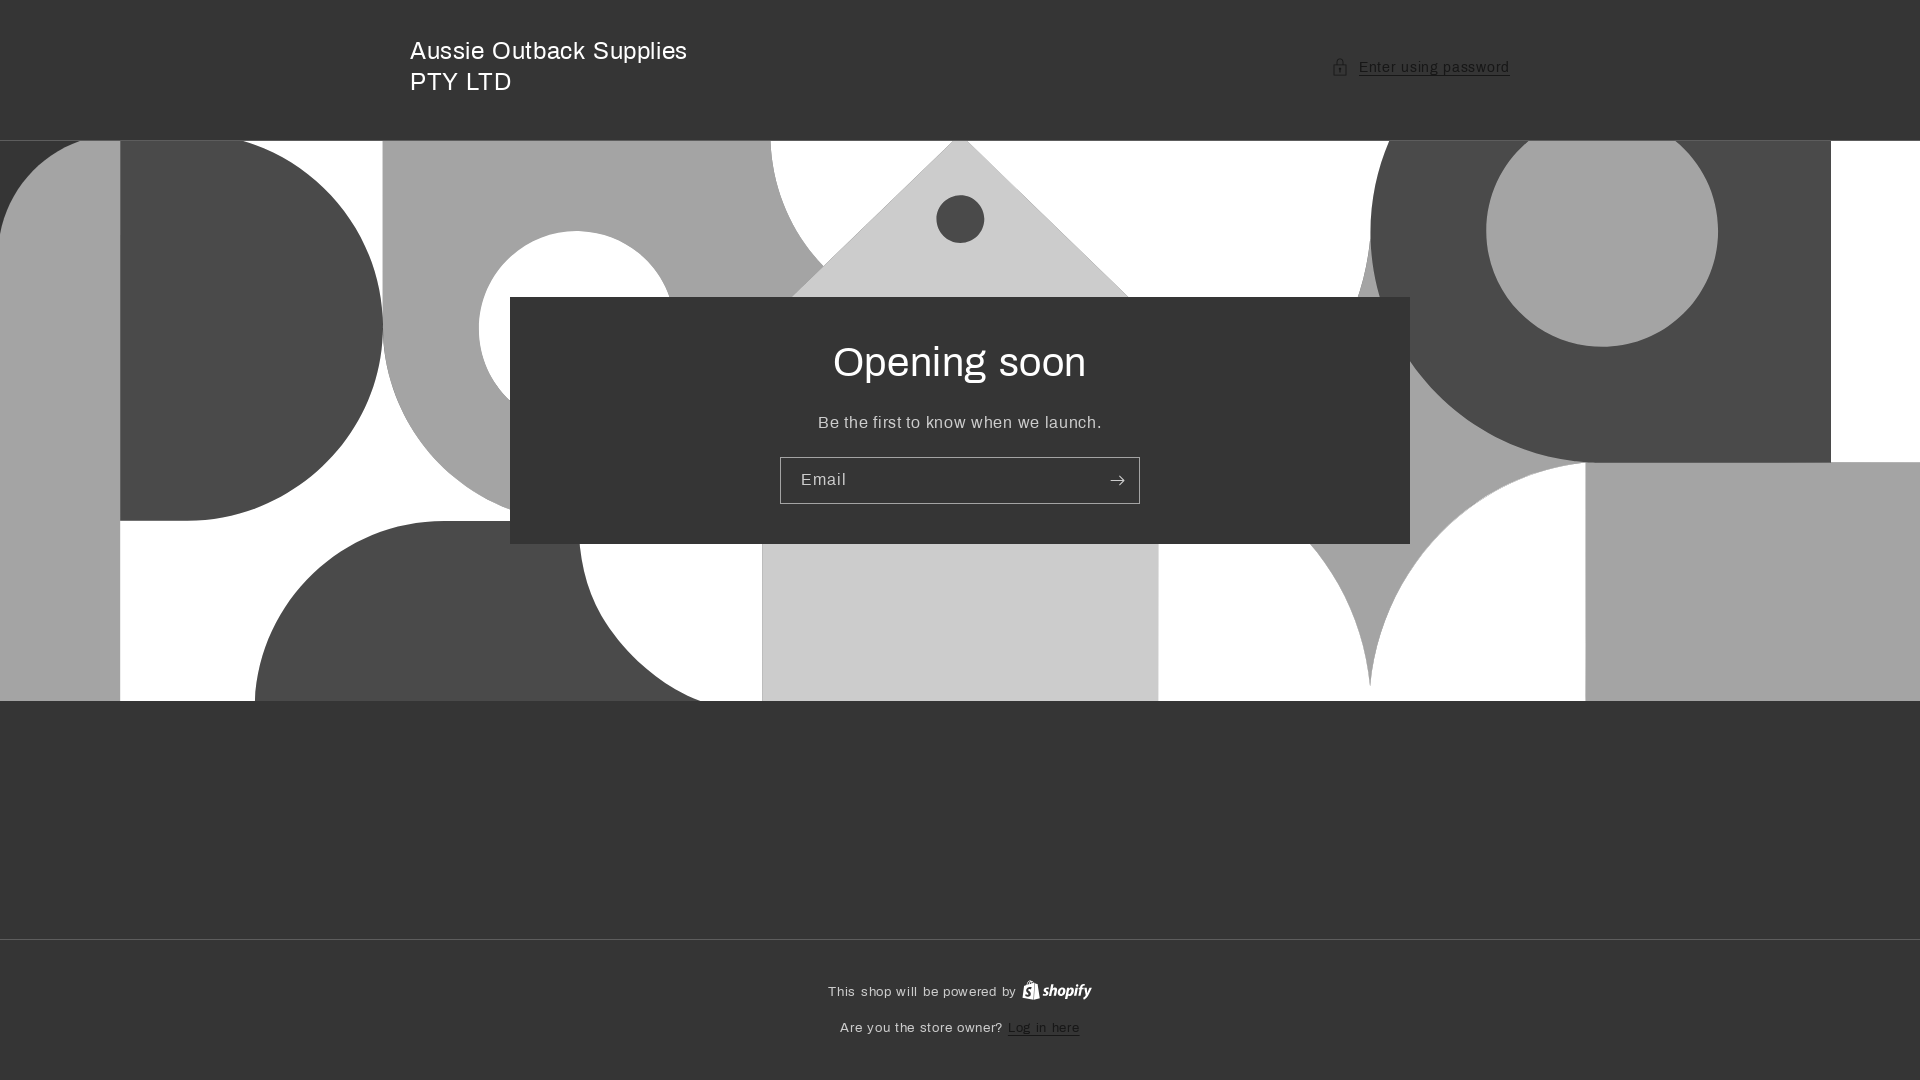 The width and height of the screenshot is (1920, 1080). What do you see at coordinates (1042, 1029) in the screenshot?
I see `'Log in here'` at bounding box center [1042, 1029].